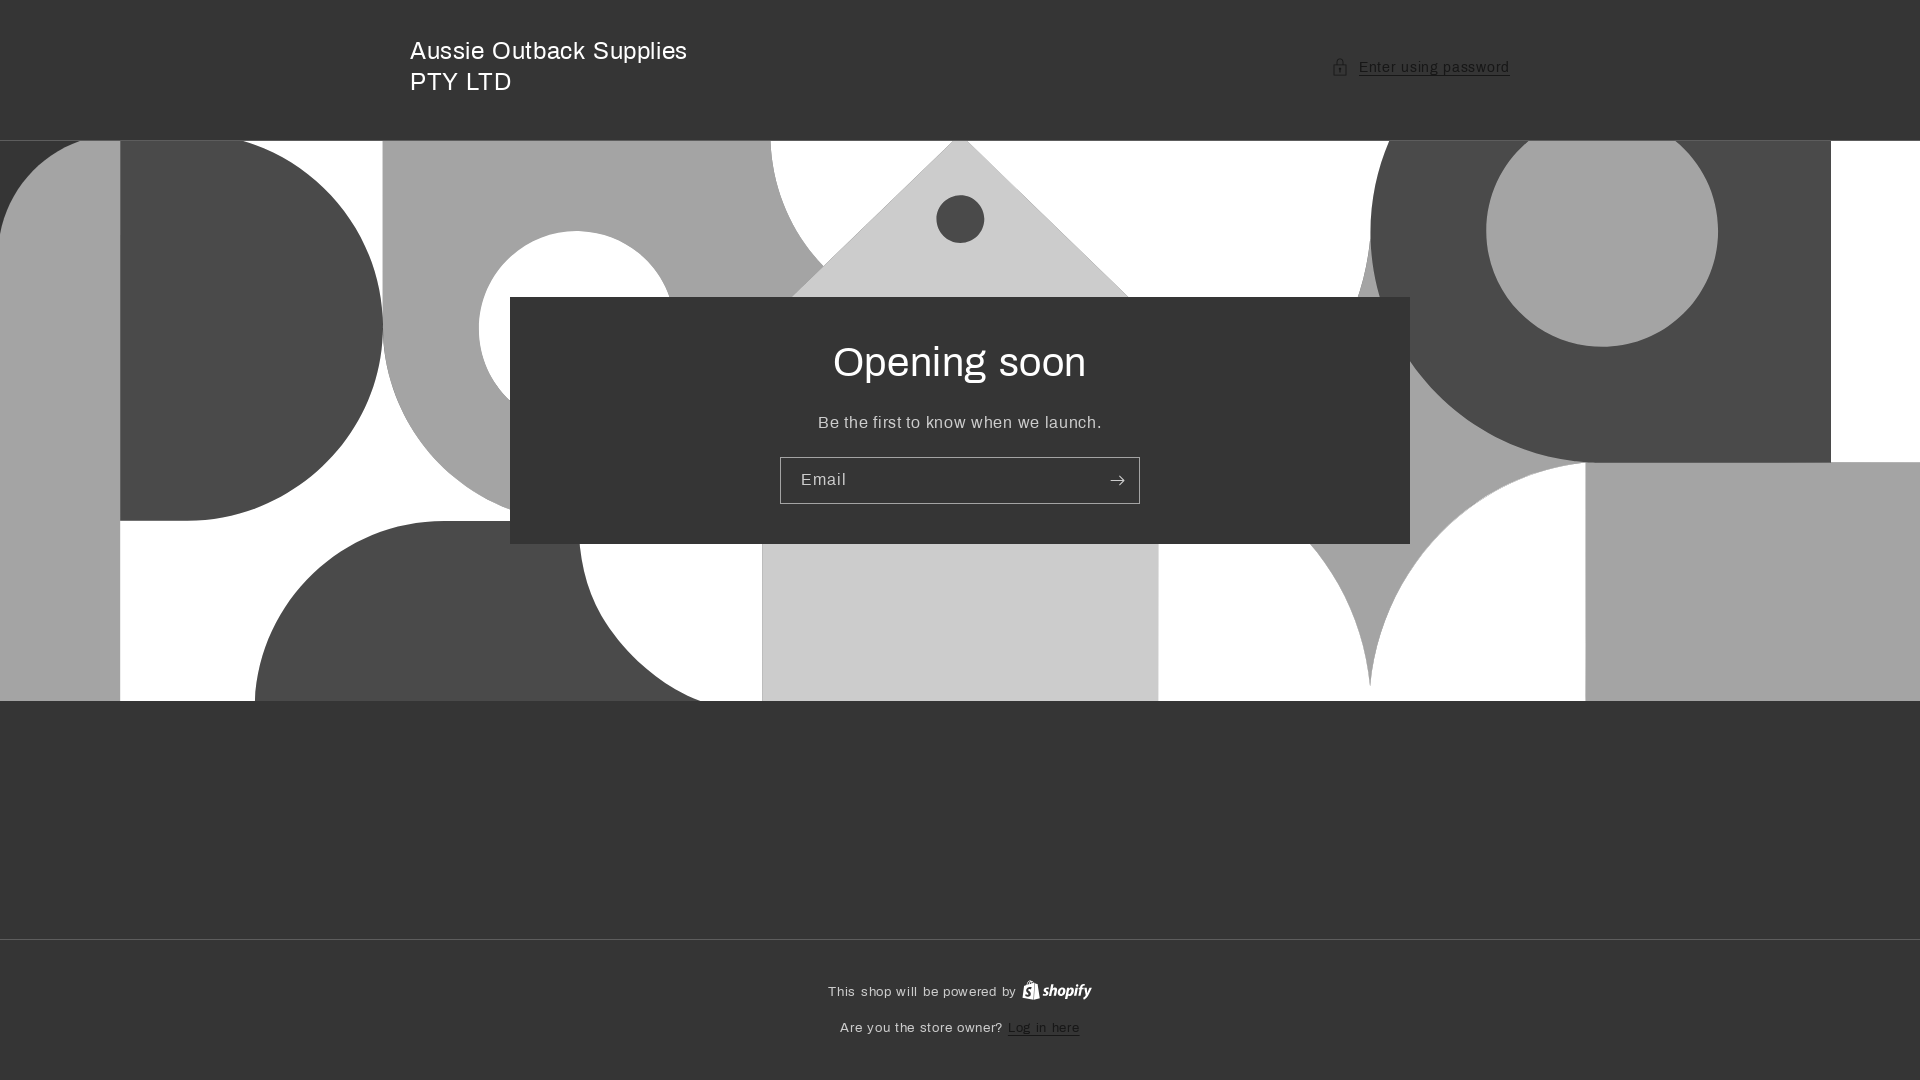 The width and height of the screenshot is (1920, 1080). What do you see at coordinates (1042, 1029) in the screenshot?
I see `'Log in here'` at bounding box center [1042, 1029].